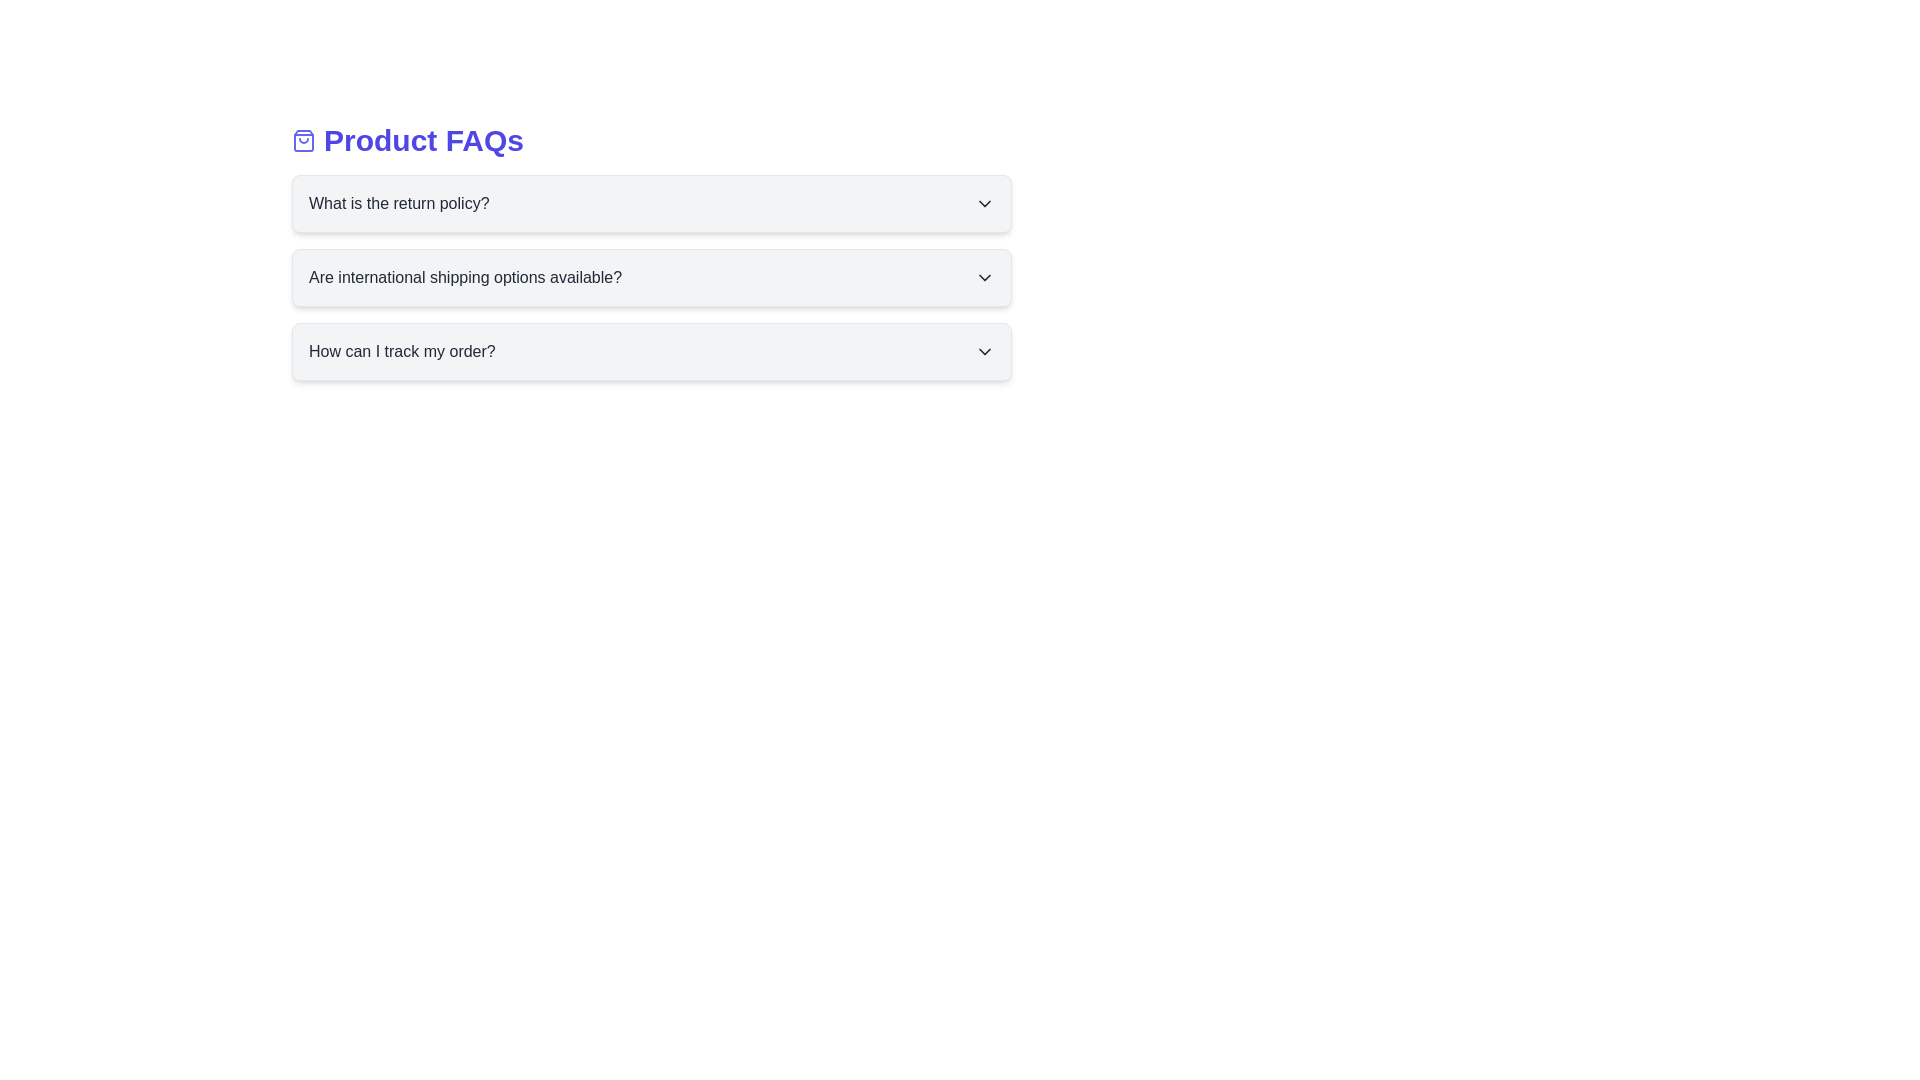  What do you see at coordinates (652, 250) in the screenshot?
I see `the second question item in the FAQ section` at bounding box center [652, 250].